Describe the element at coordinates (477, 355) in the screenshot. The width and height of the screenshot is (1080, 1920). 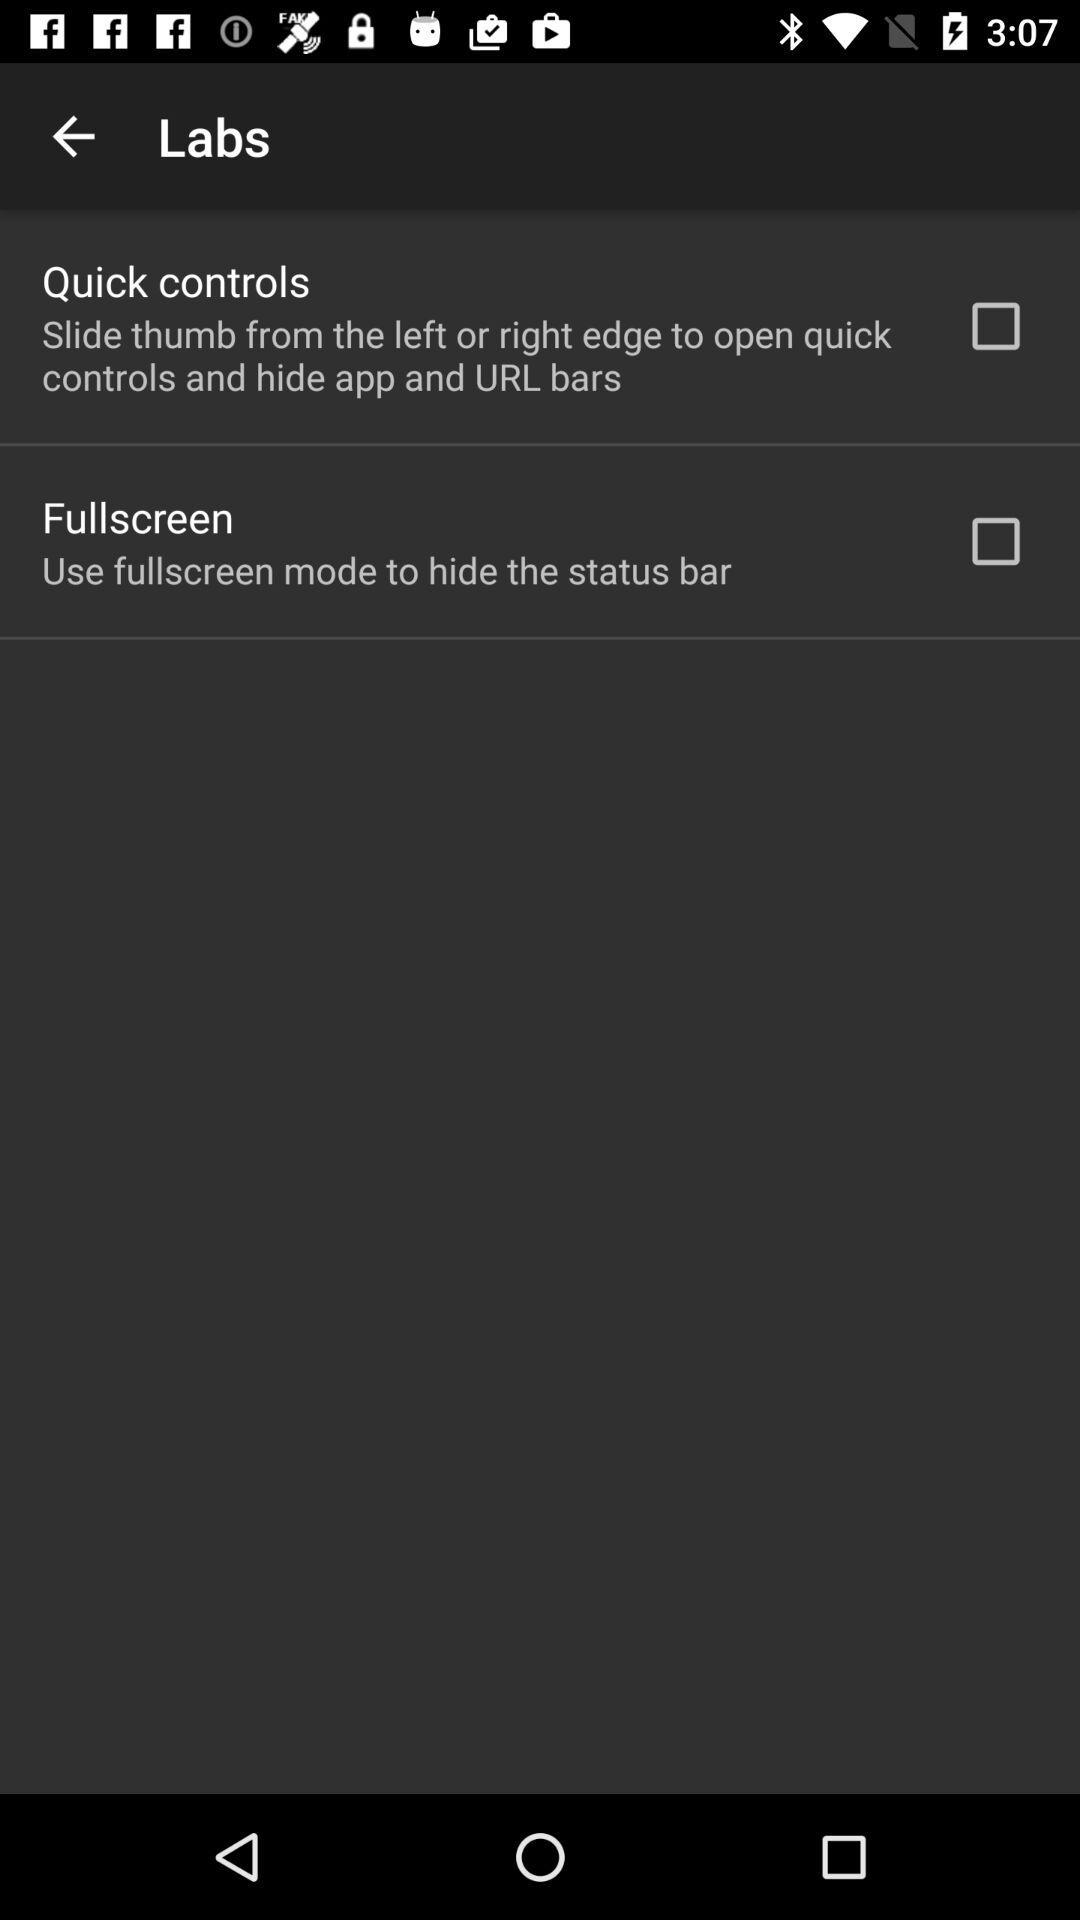
I see `item below the quick controls item` at that location.